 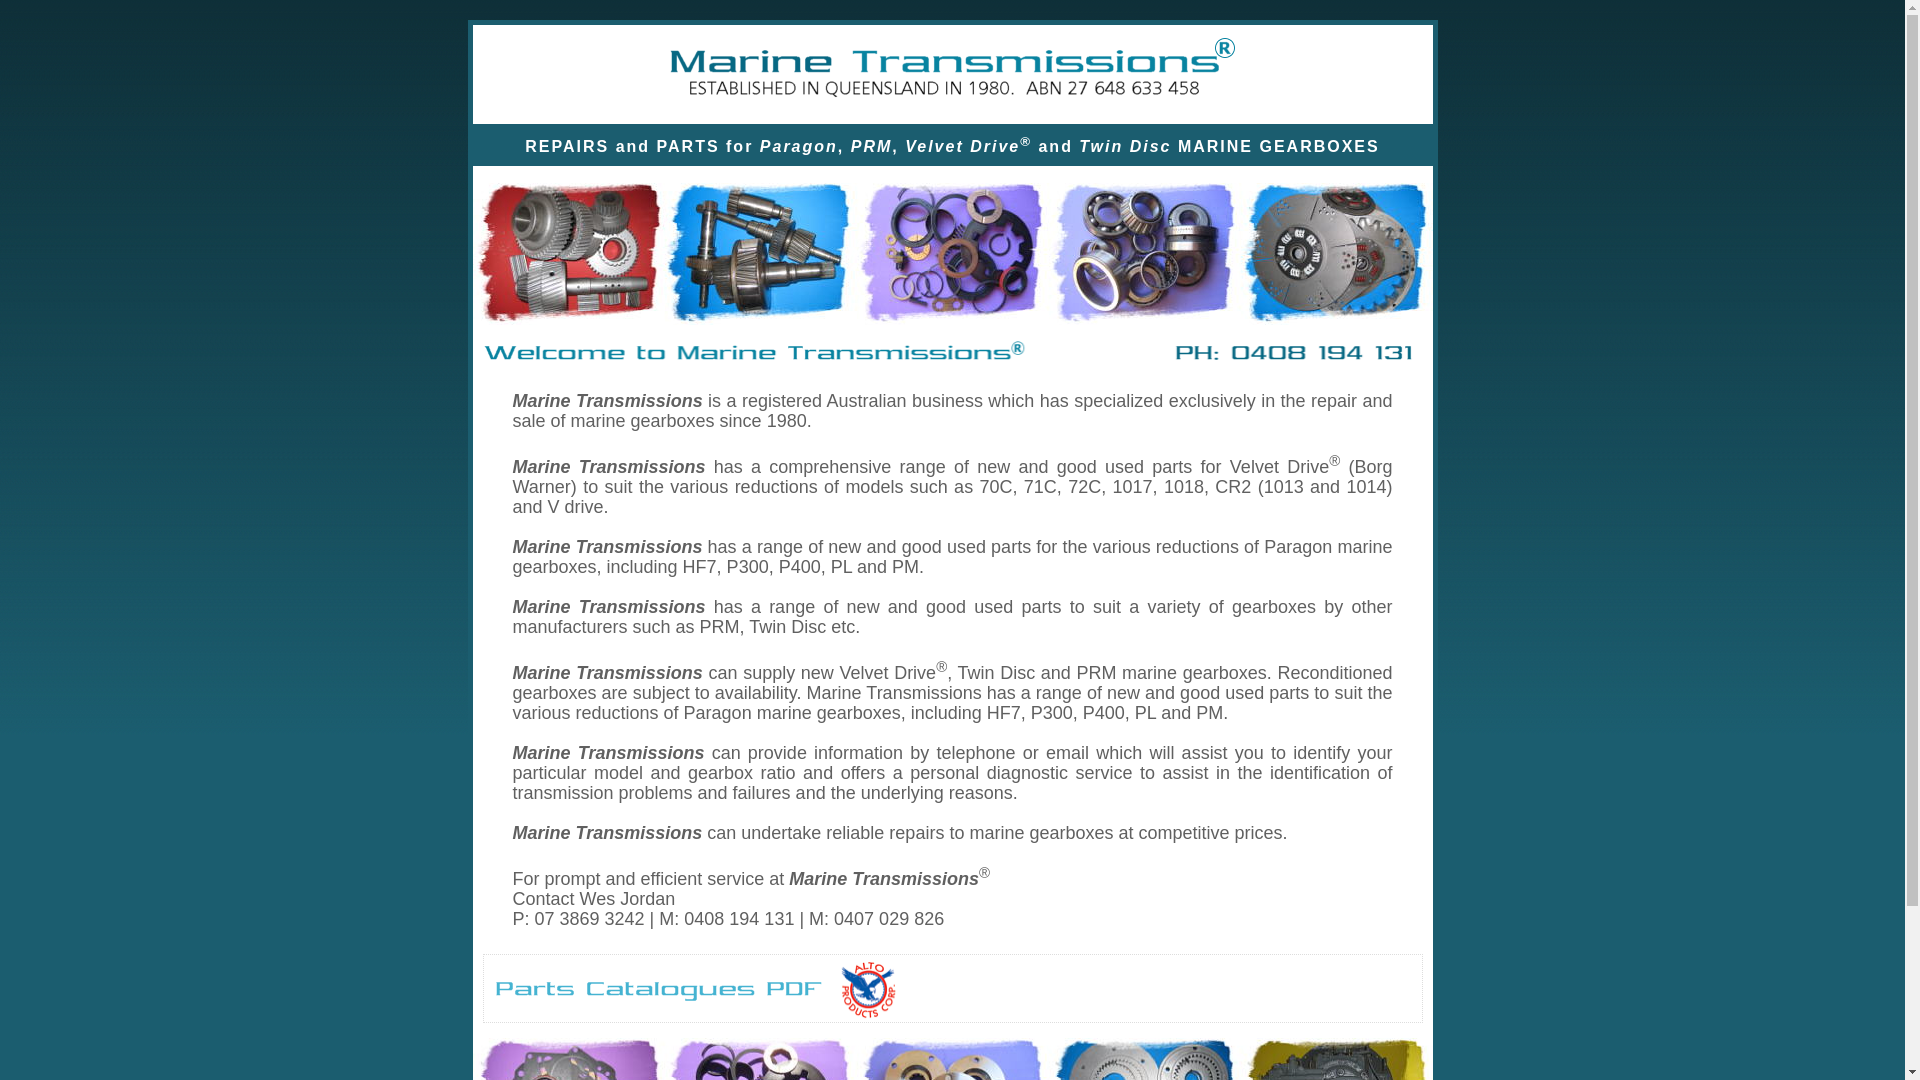 I want to click on 'Product Catalogues PDF', so click(x=659, y=990).